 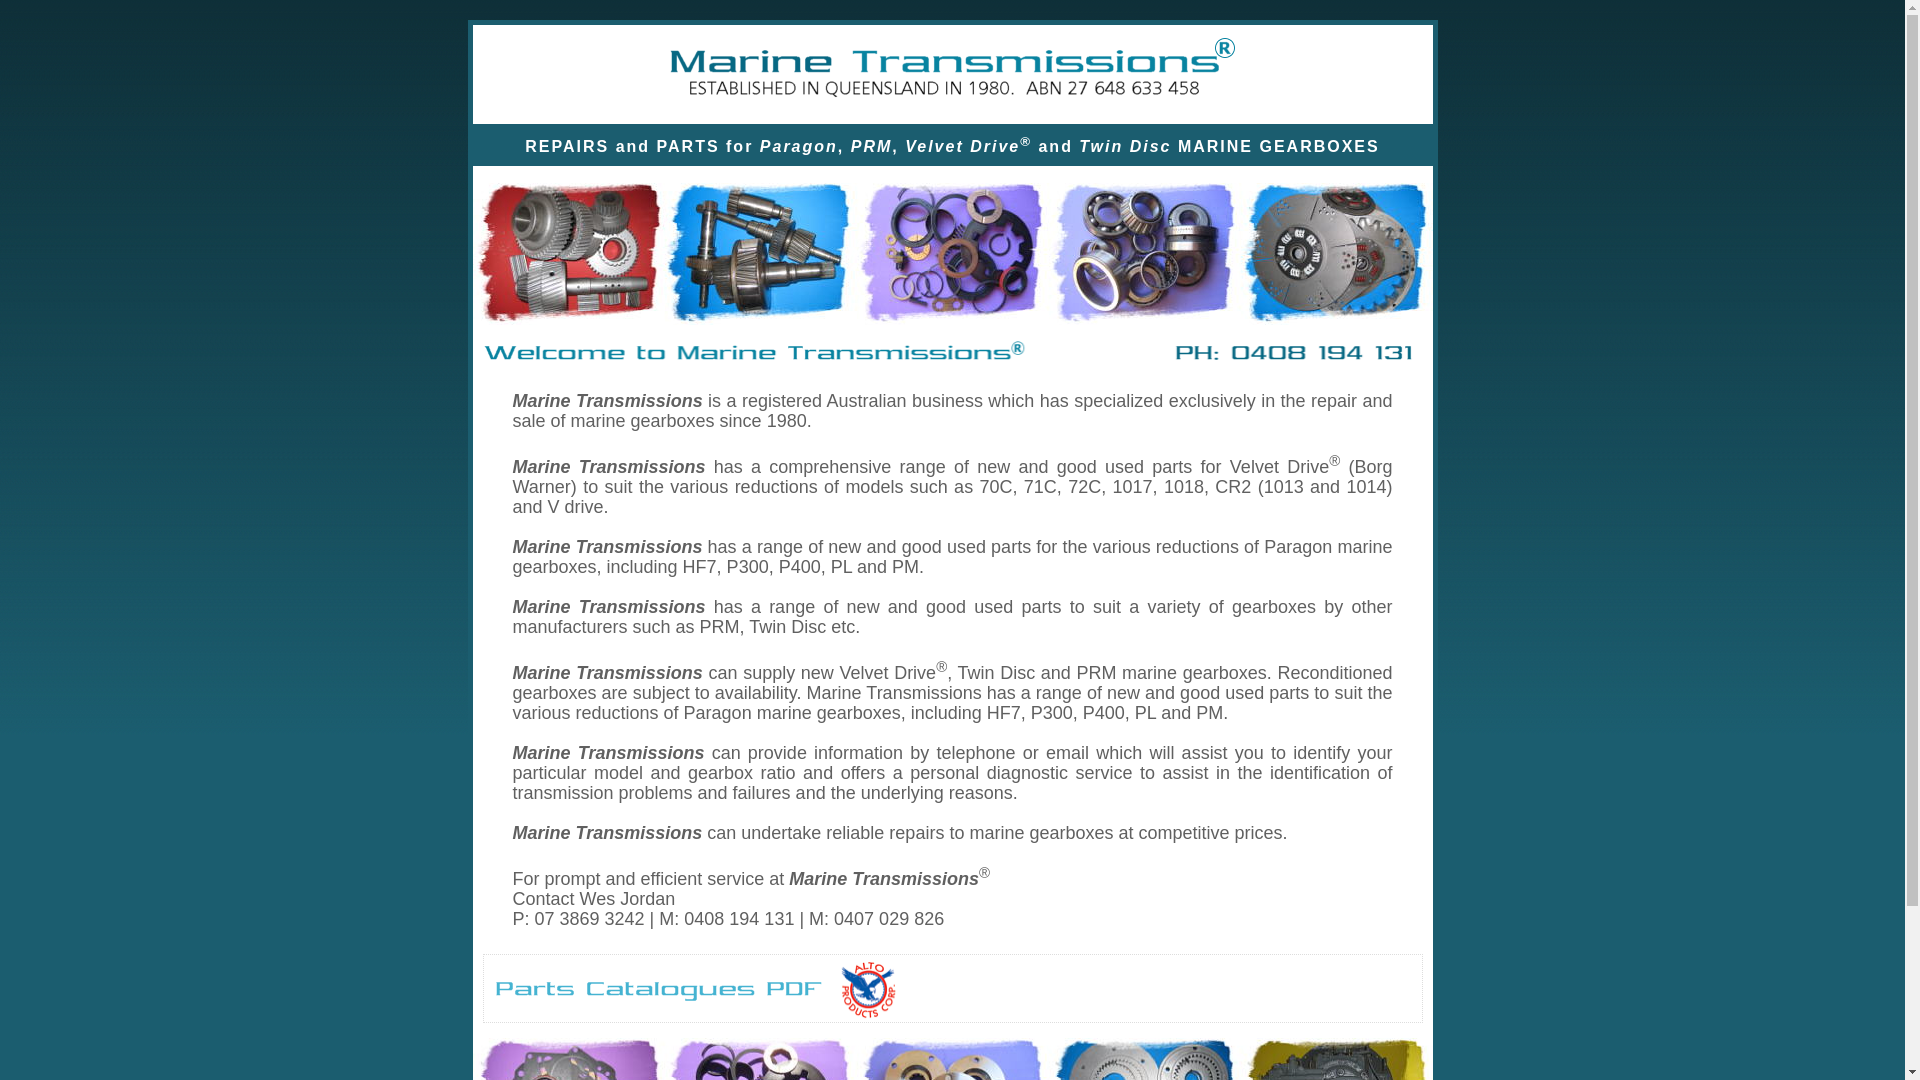 I want to click on 'Product Catalogues PDF', so click(x=659, y=990).